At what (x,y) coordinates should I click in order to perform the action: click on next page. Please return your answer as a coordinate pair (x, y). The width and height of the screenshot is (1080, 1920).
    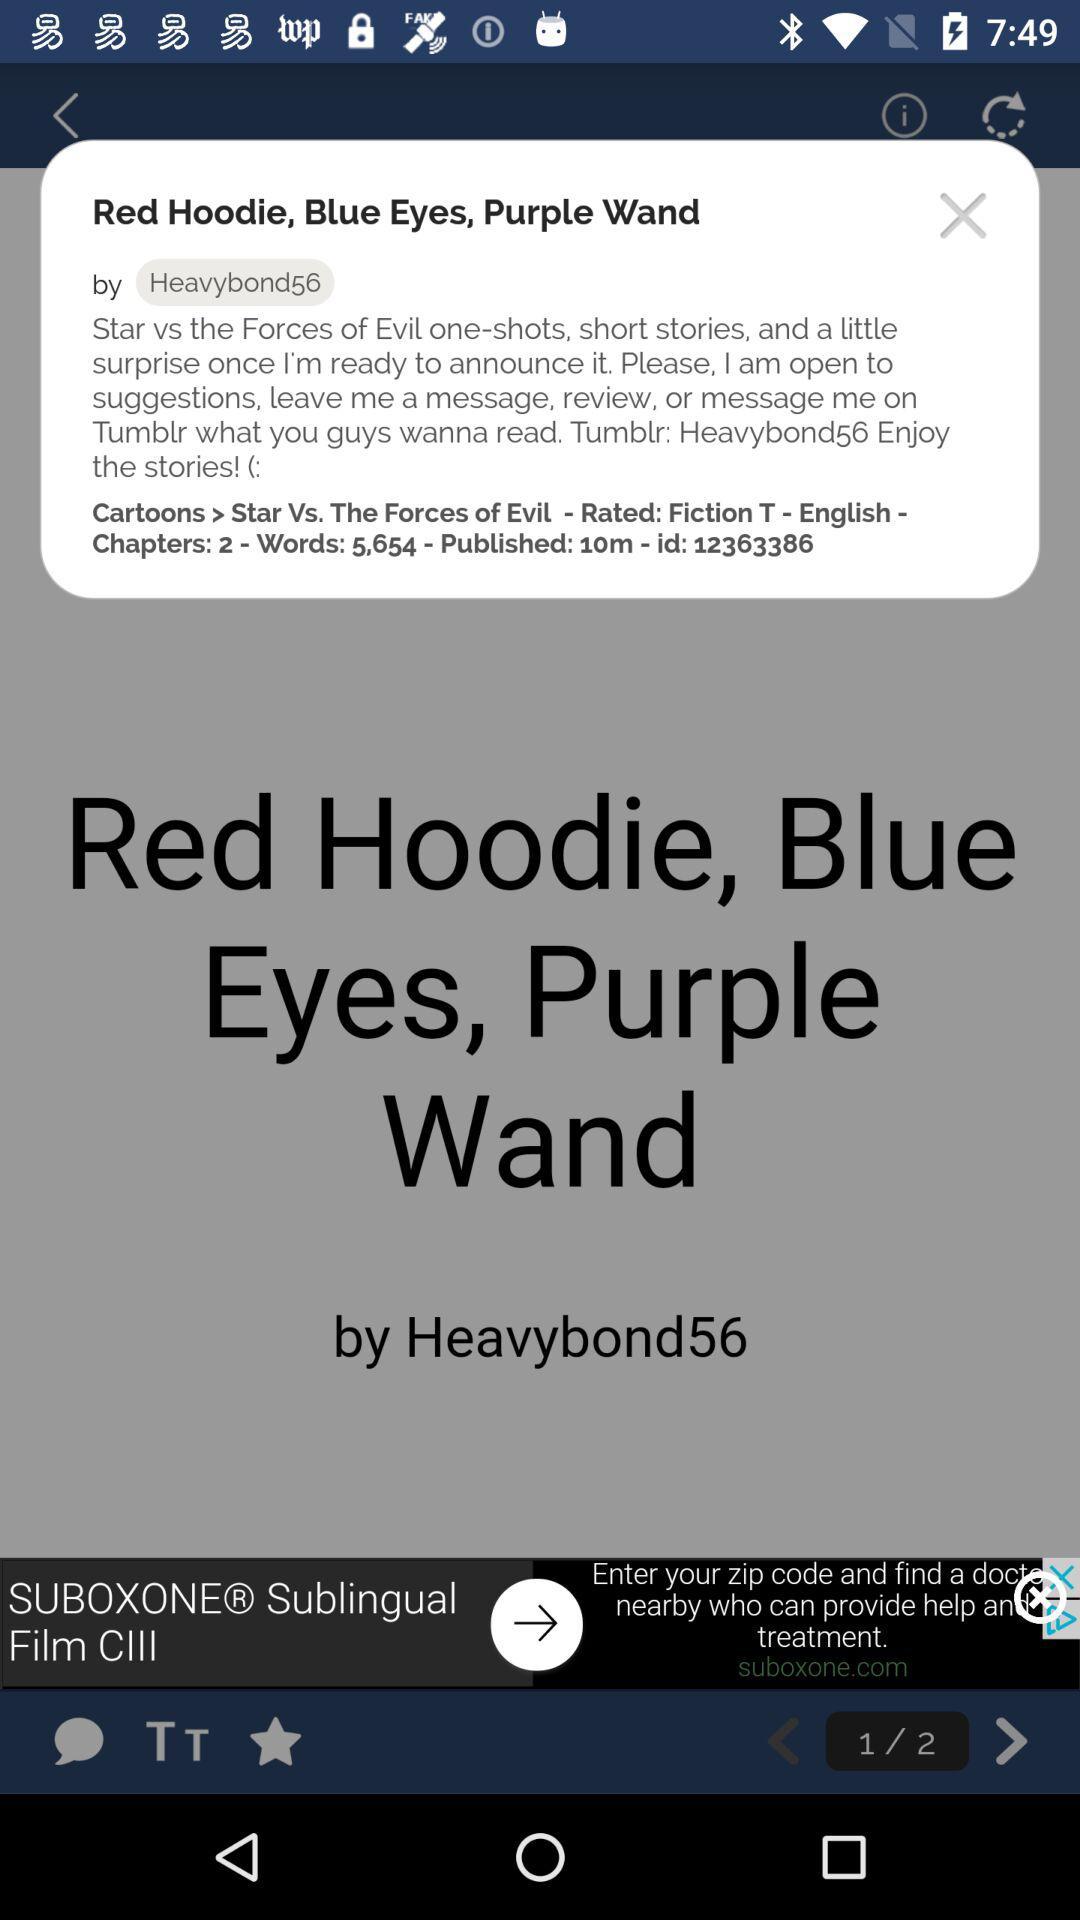
    Looking at the image, I should click on (1011, 1740).